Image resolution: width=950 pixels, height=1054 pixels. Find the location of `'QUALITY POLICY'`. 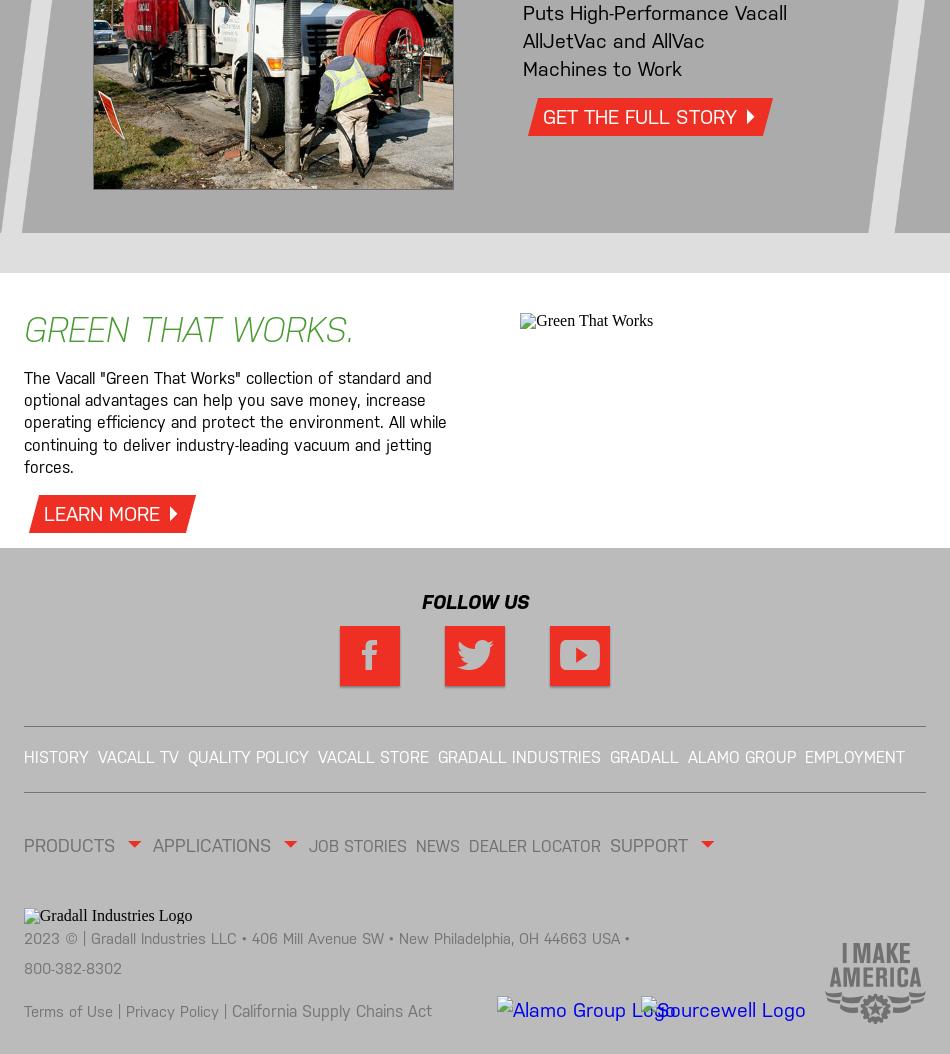

'QUALITY POLICY' is located at coordinates (246, 756).